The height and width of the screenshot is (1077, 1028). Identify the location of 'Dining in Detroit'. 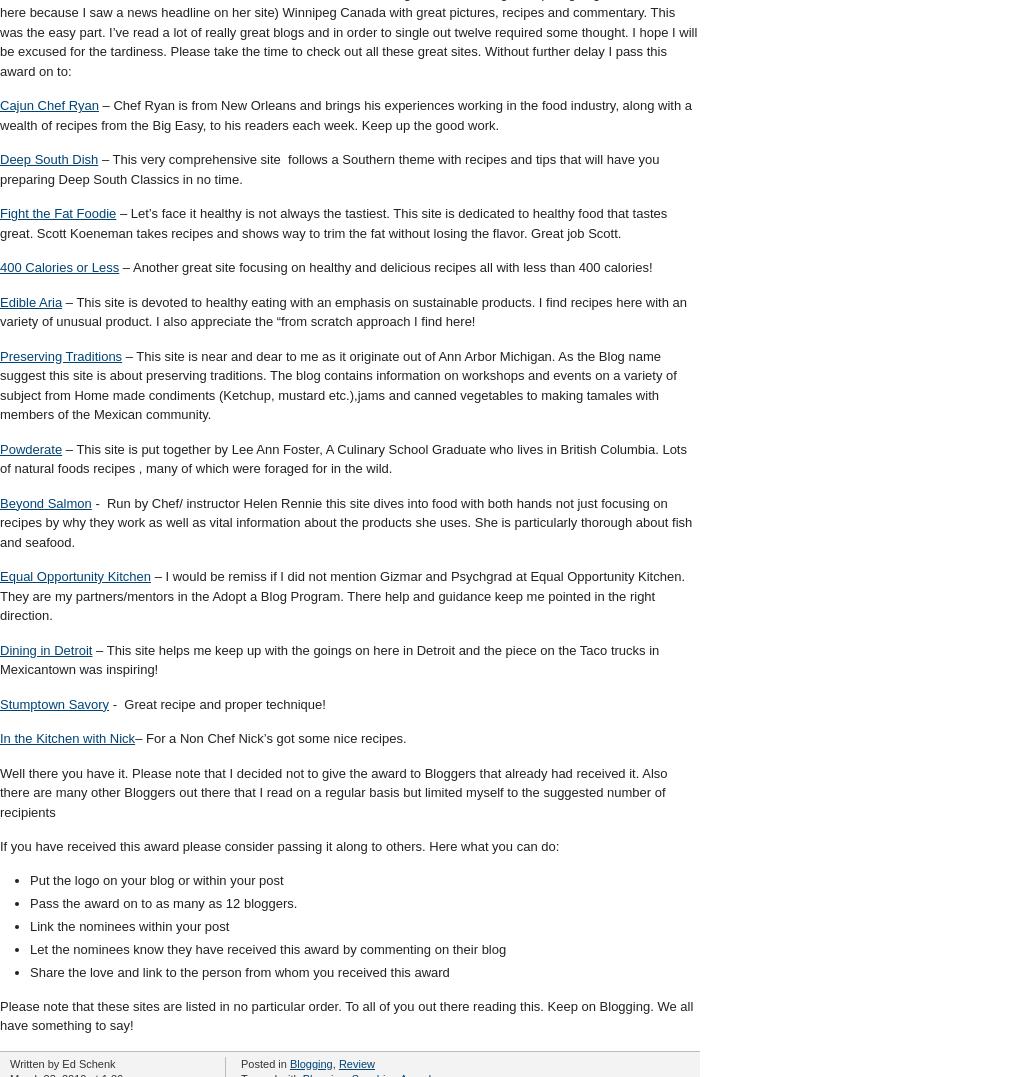
(45, 649).